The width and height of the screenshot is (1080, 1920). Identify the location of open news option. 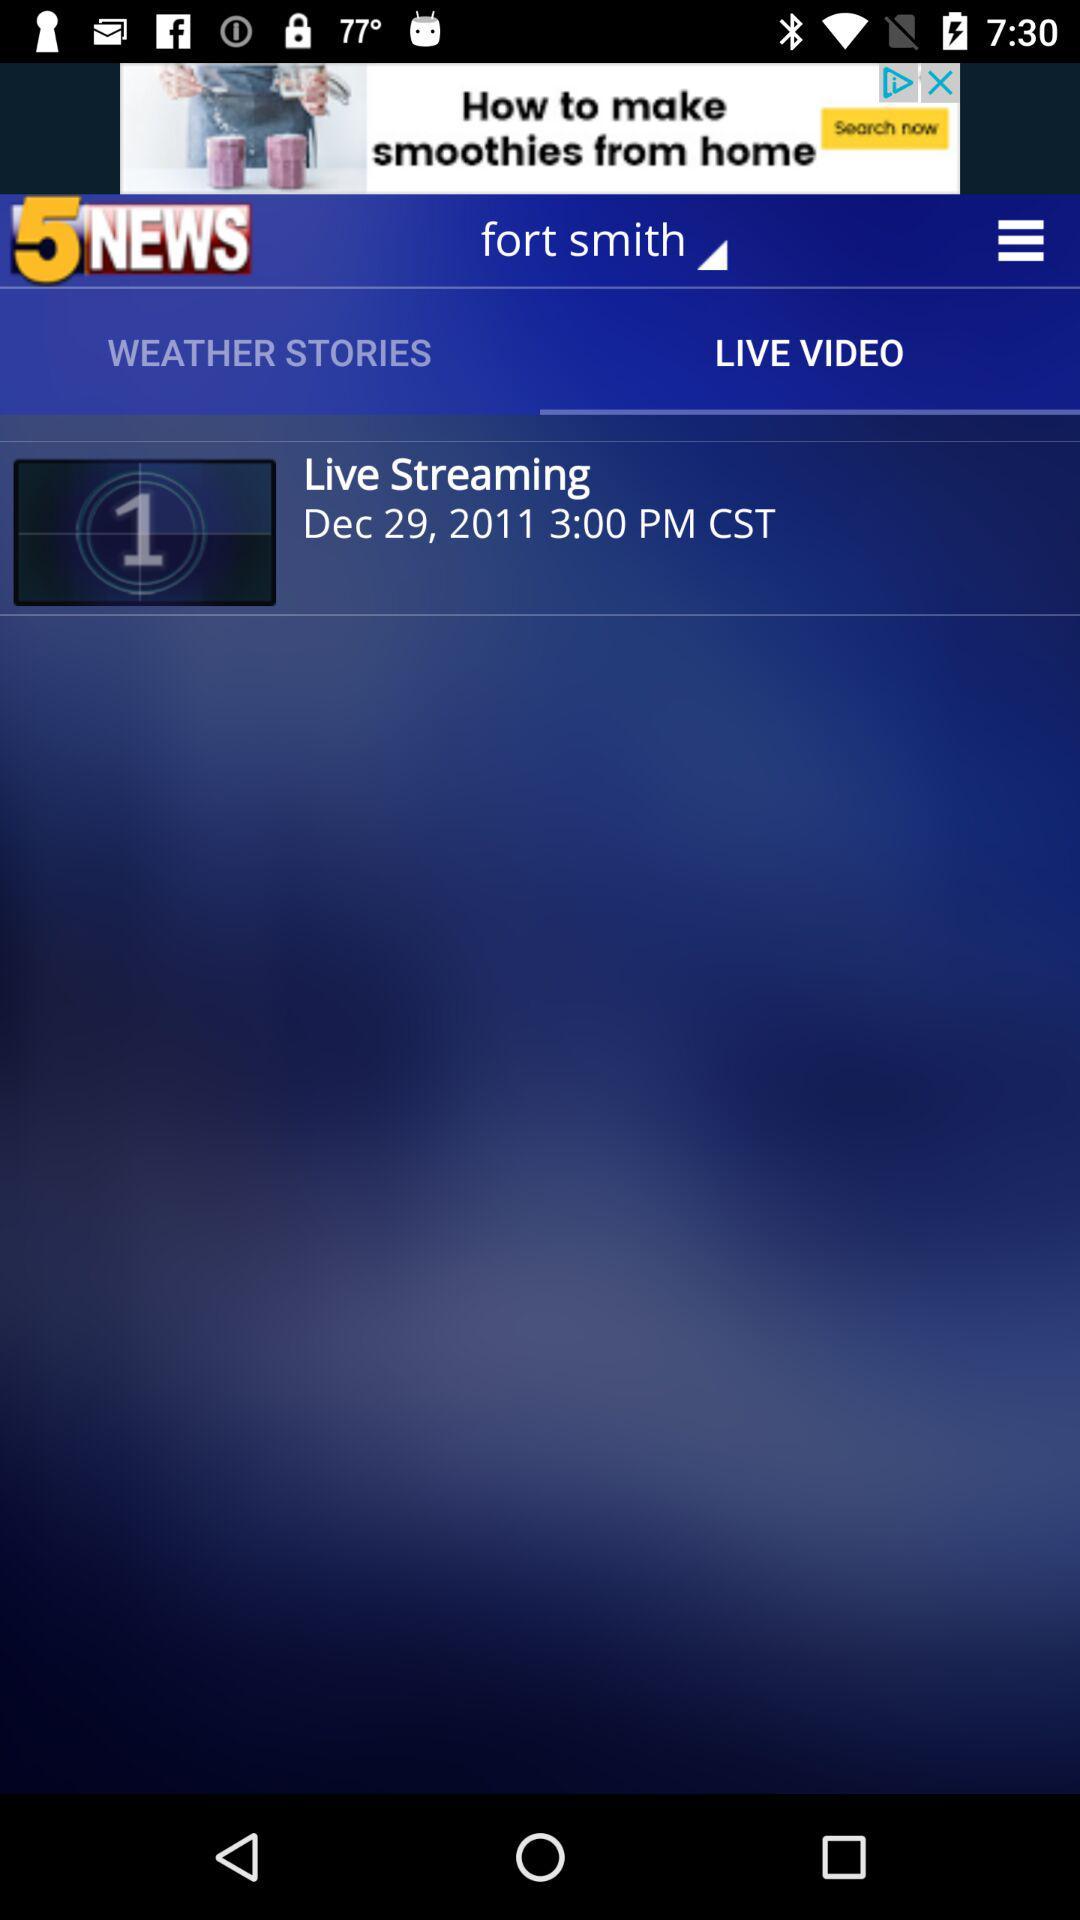
(131, 240).